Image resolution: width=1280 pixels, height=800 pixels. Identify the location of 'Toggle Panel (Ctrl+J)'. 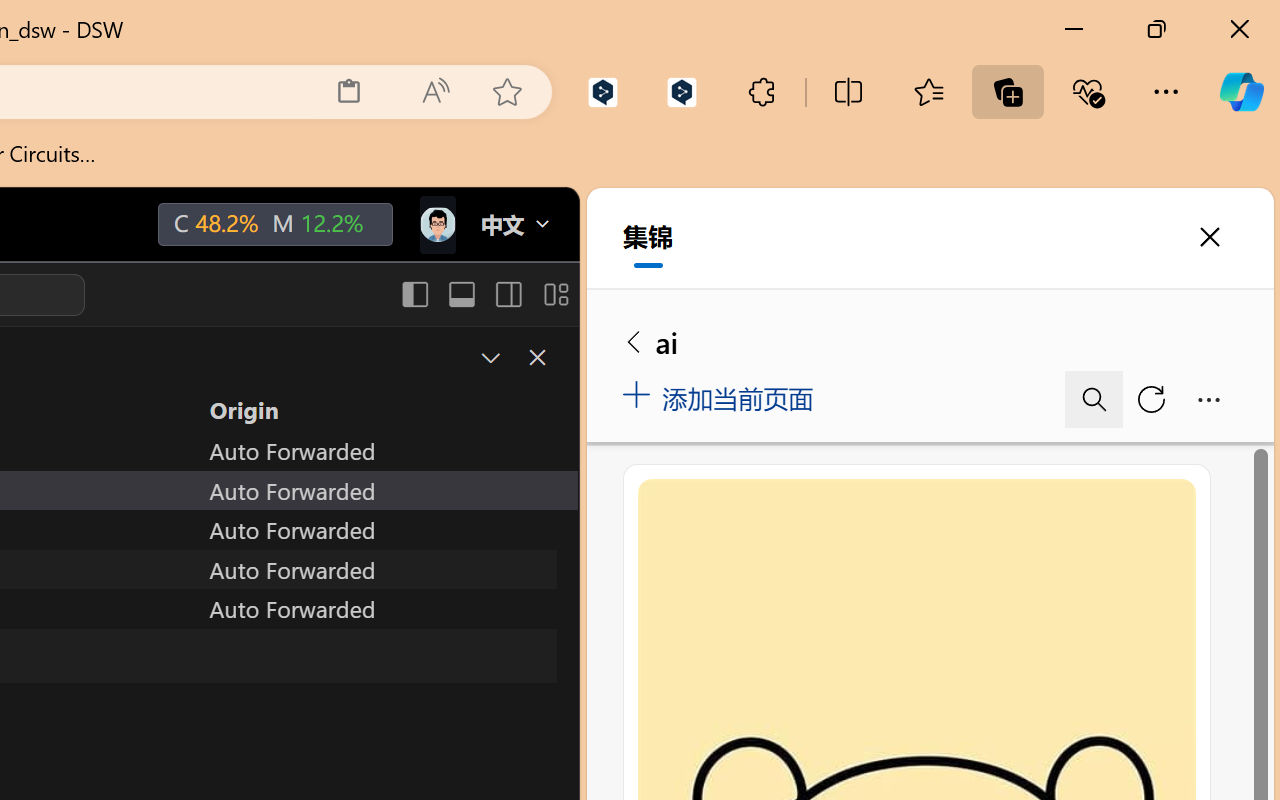
(460, 294).